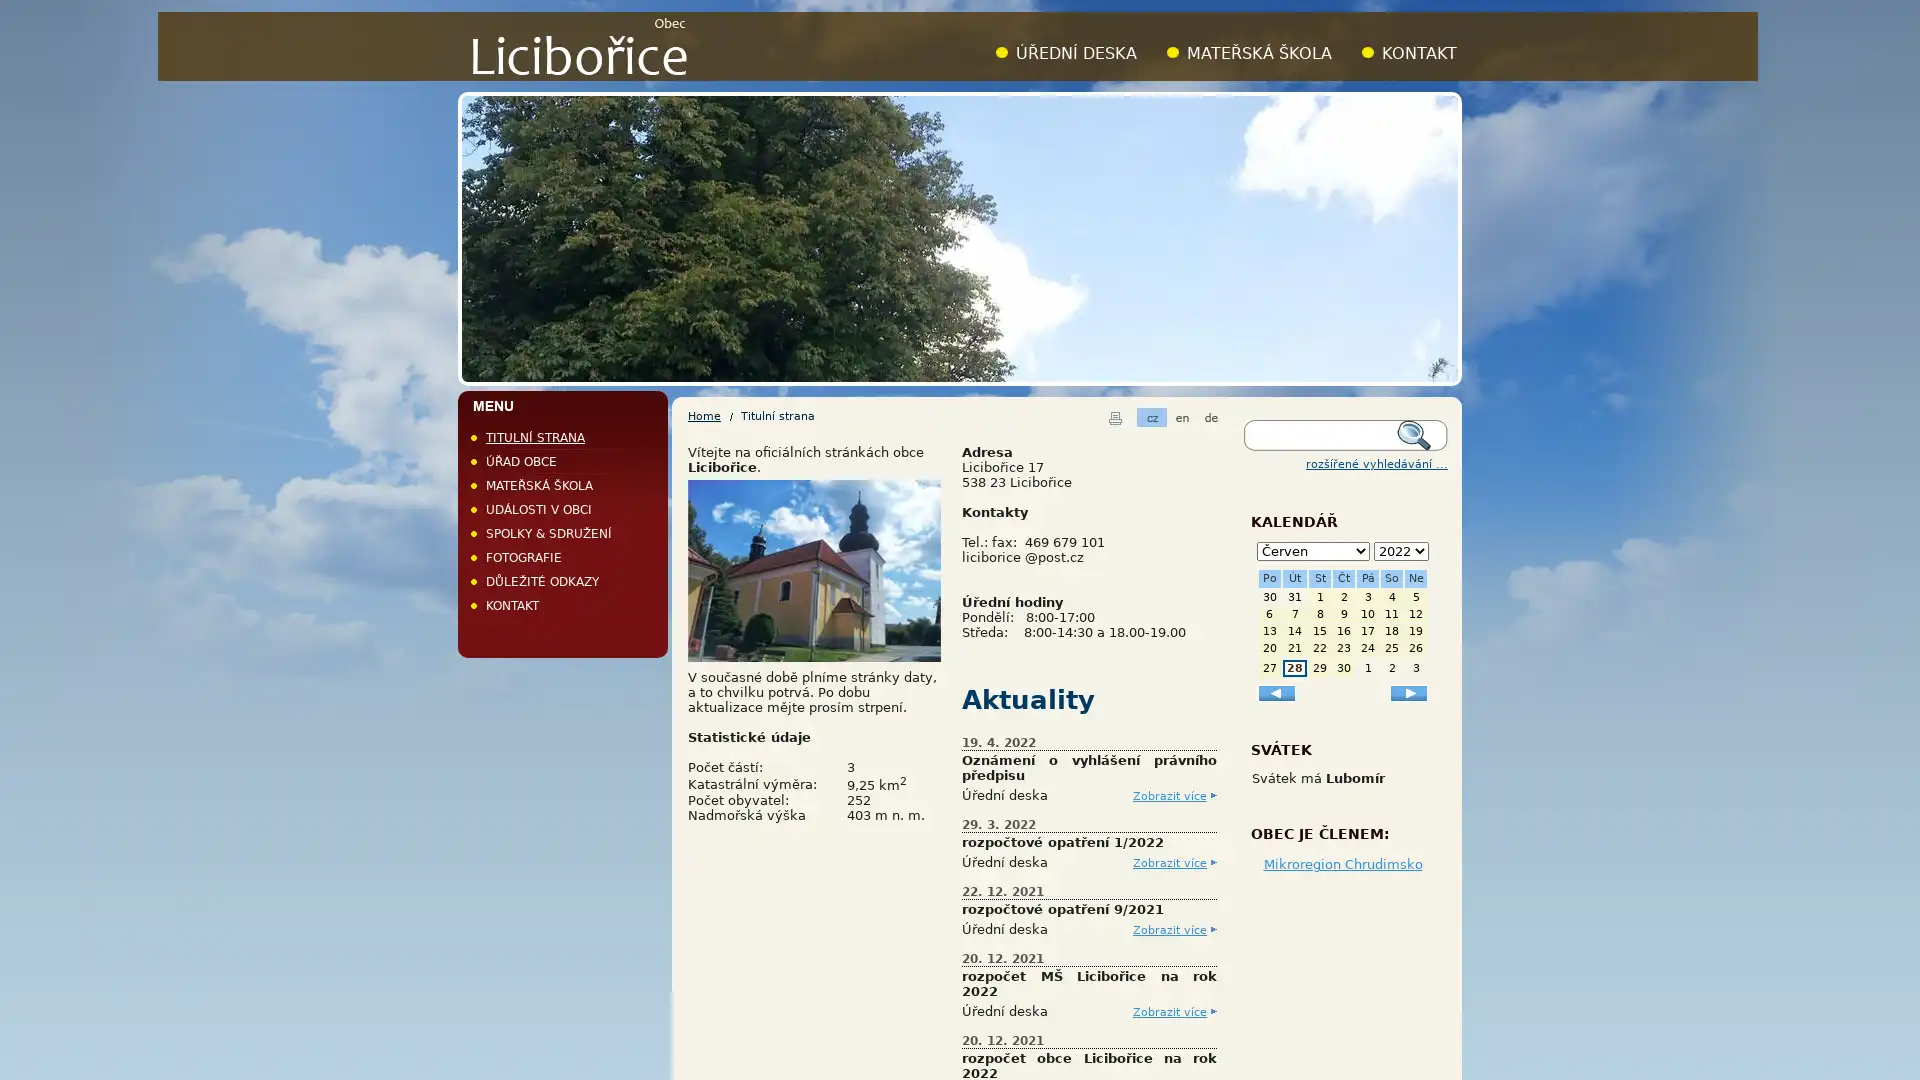  Describe the element at coordinates (1275, 691) in the screenshot. I see `predchozi` at that location.